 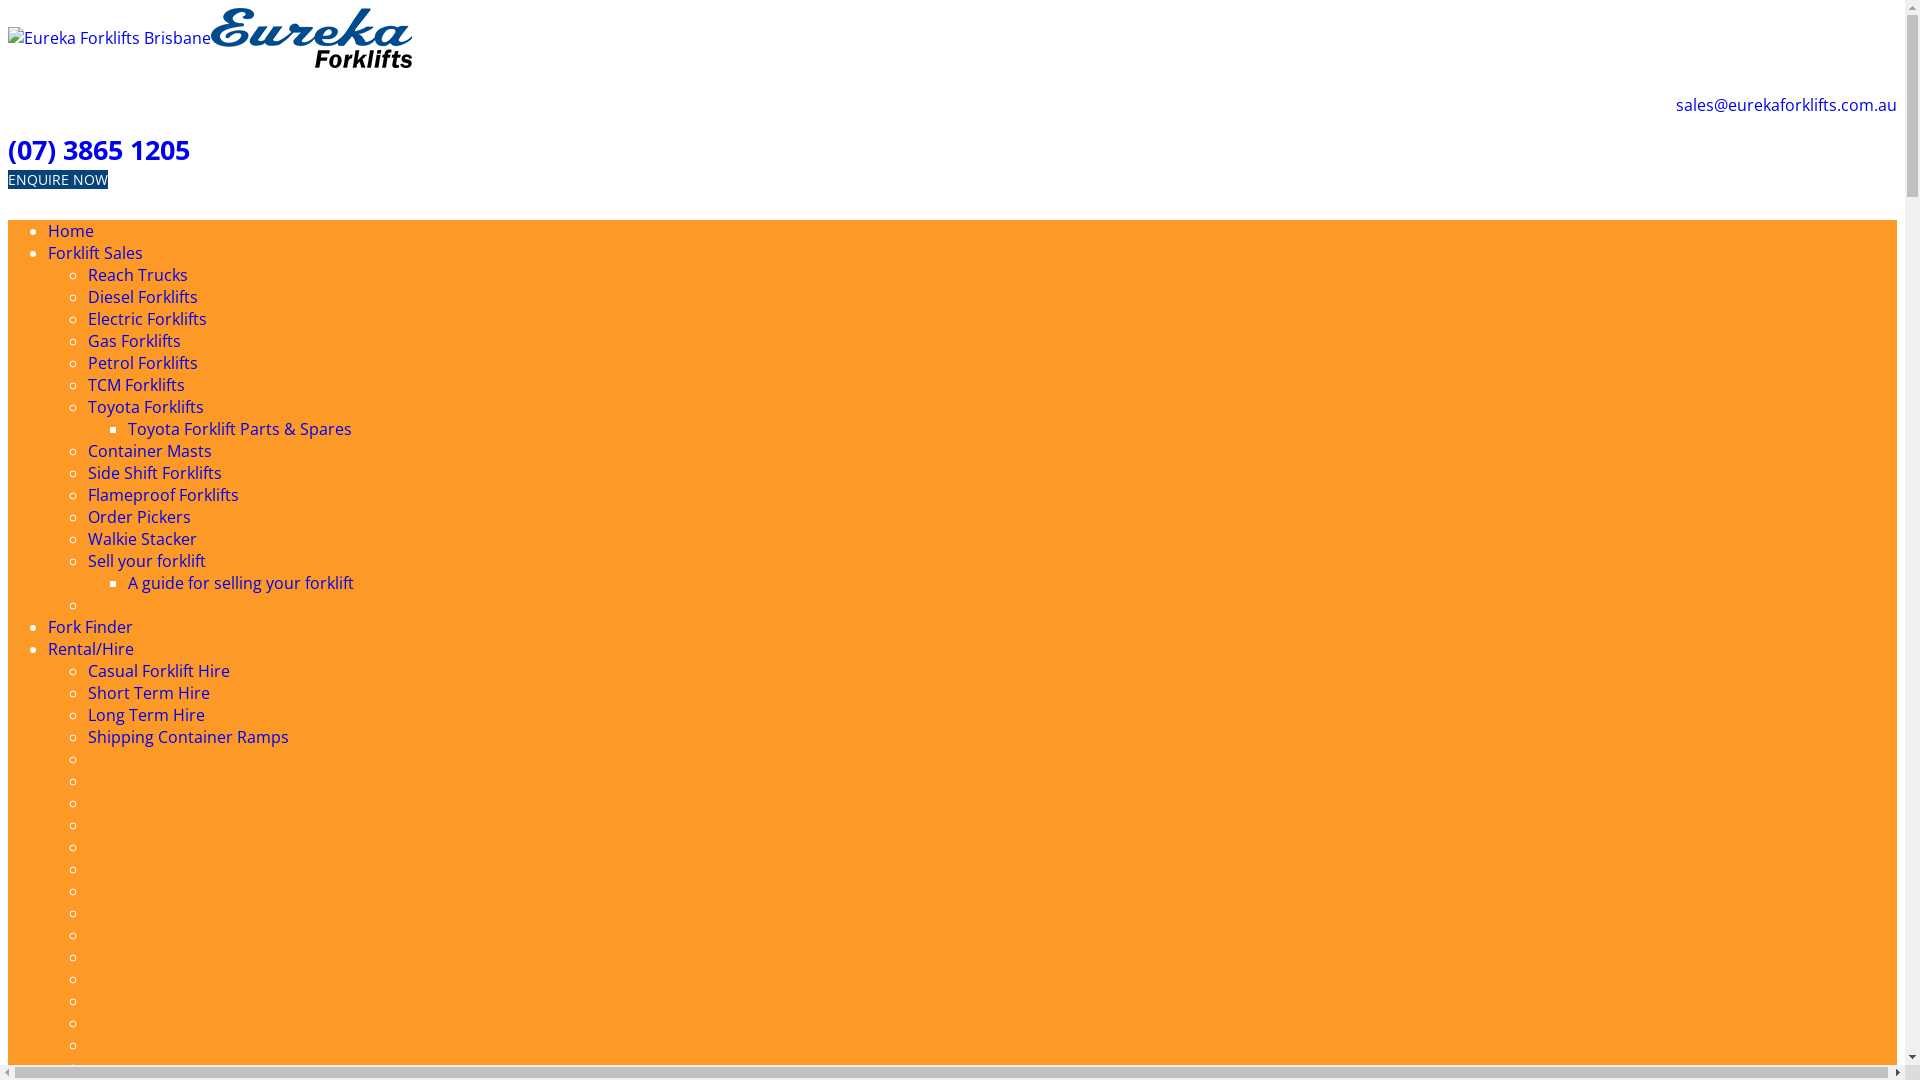 What do you see at coordinates (1786, 104) in the screenshot?
I see `'sales@eurekaforklifts.com.au'` at bounding box center [1786, 104].